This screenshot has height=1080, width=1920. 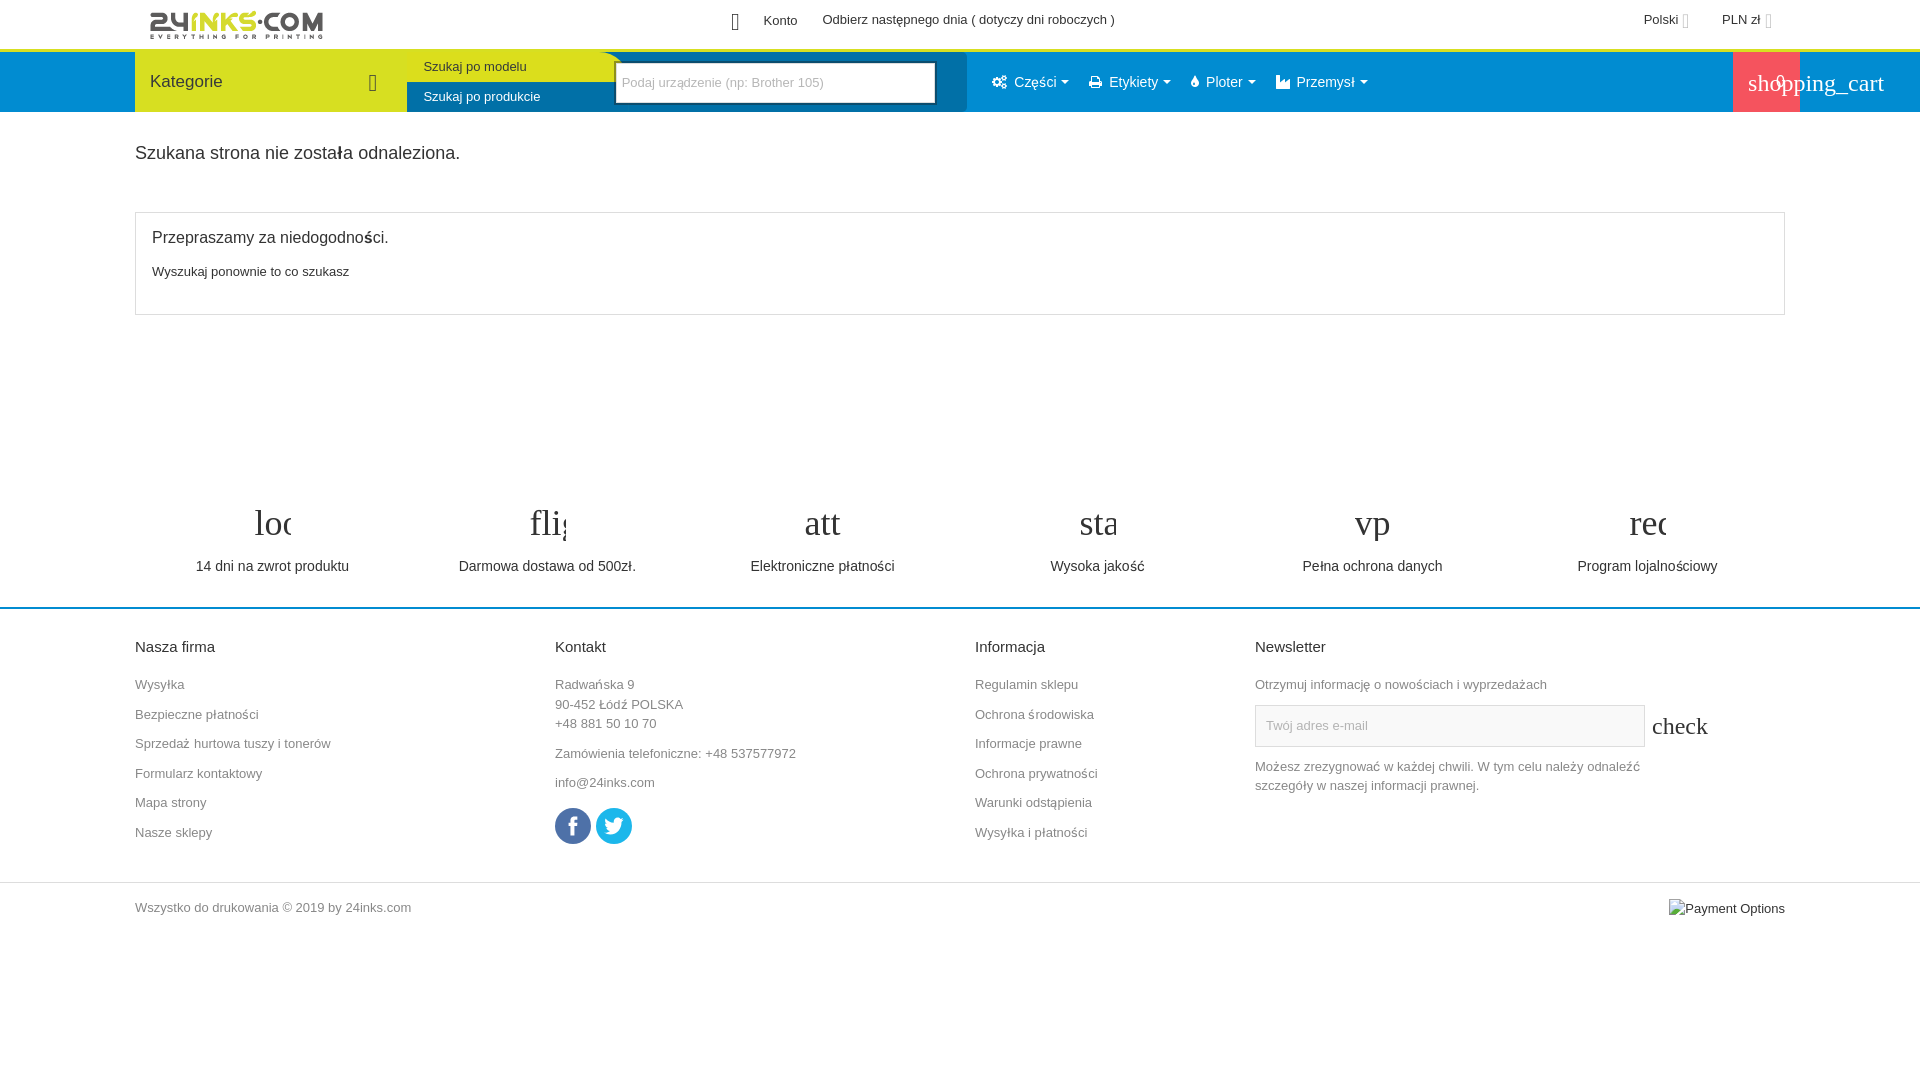 What do you see at coordinates (406, 65) in the screenshot?
I see `'Szukaj po modelu'` at bounding box center [406, 65].